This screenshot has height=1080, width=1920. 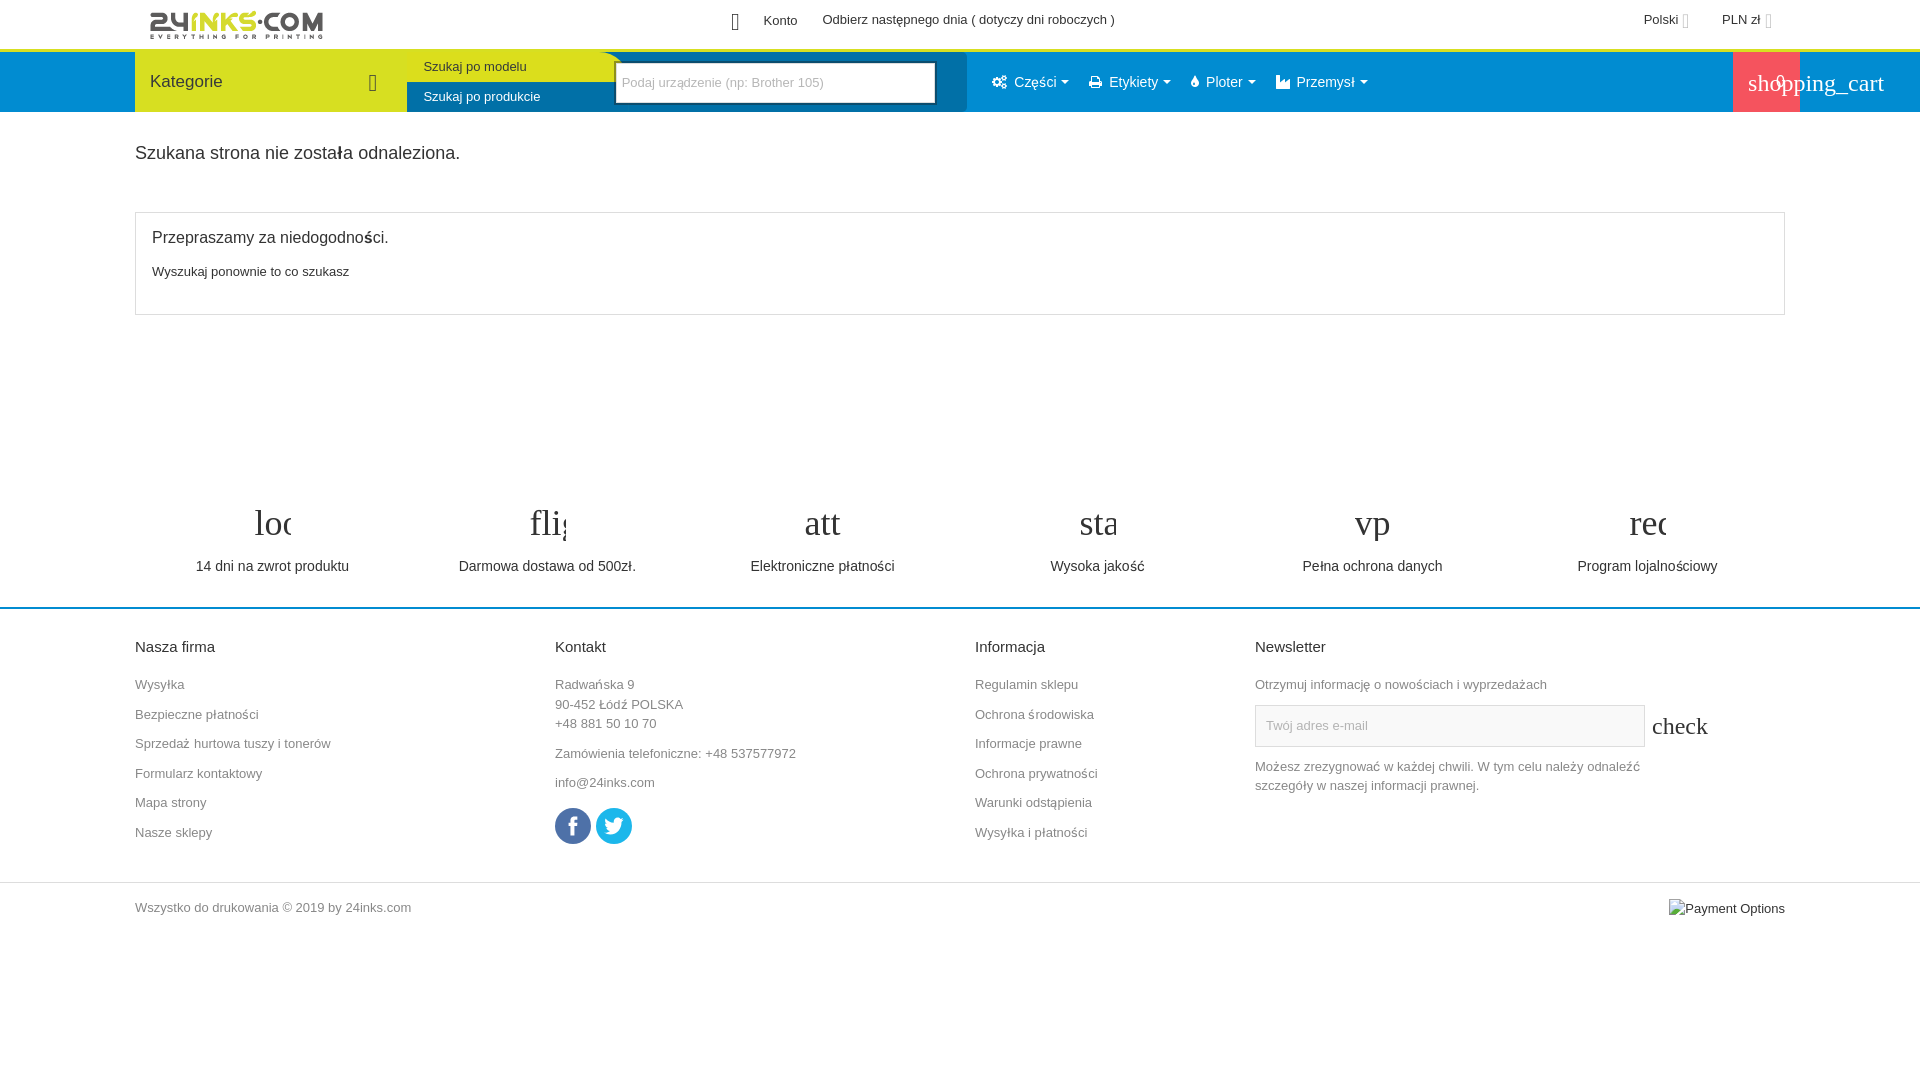 What do you see at coordinates (406, 65) in the screenshot?
I see `'Szukaj po modelu'` at bounding box center [406, 65].